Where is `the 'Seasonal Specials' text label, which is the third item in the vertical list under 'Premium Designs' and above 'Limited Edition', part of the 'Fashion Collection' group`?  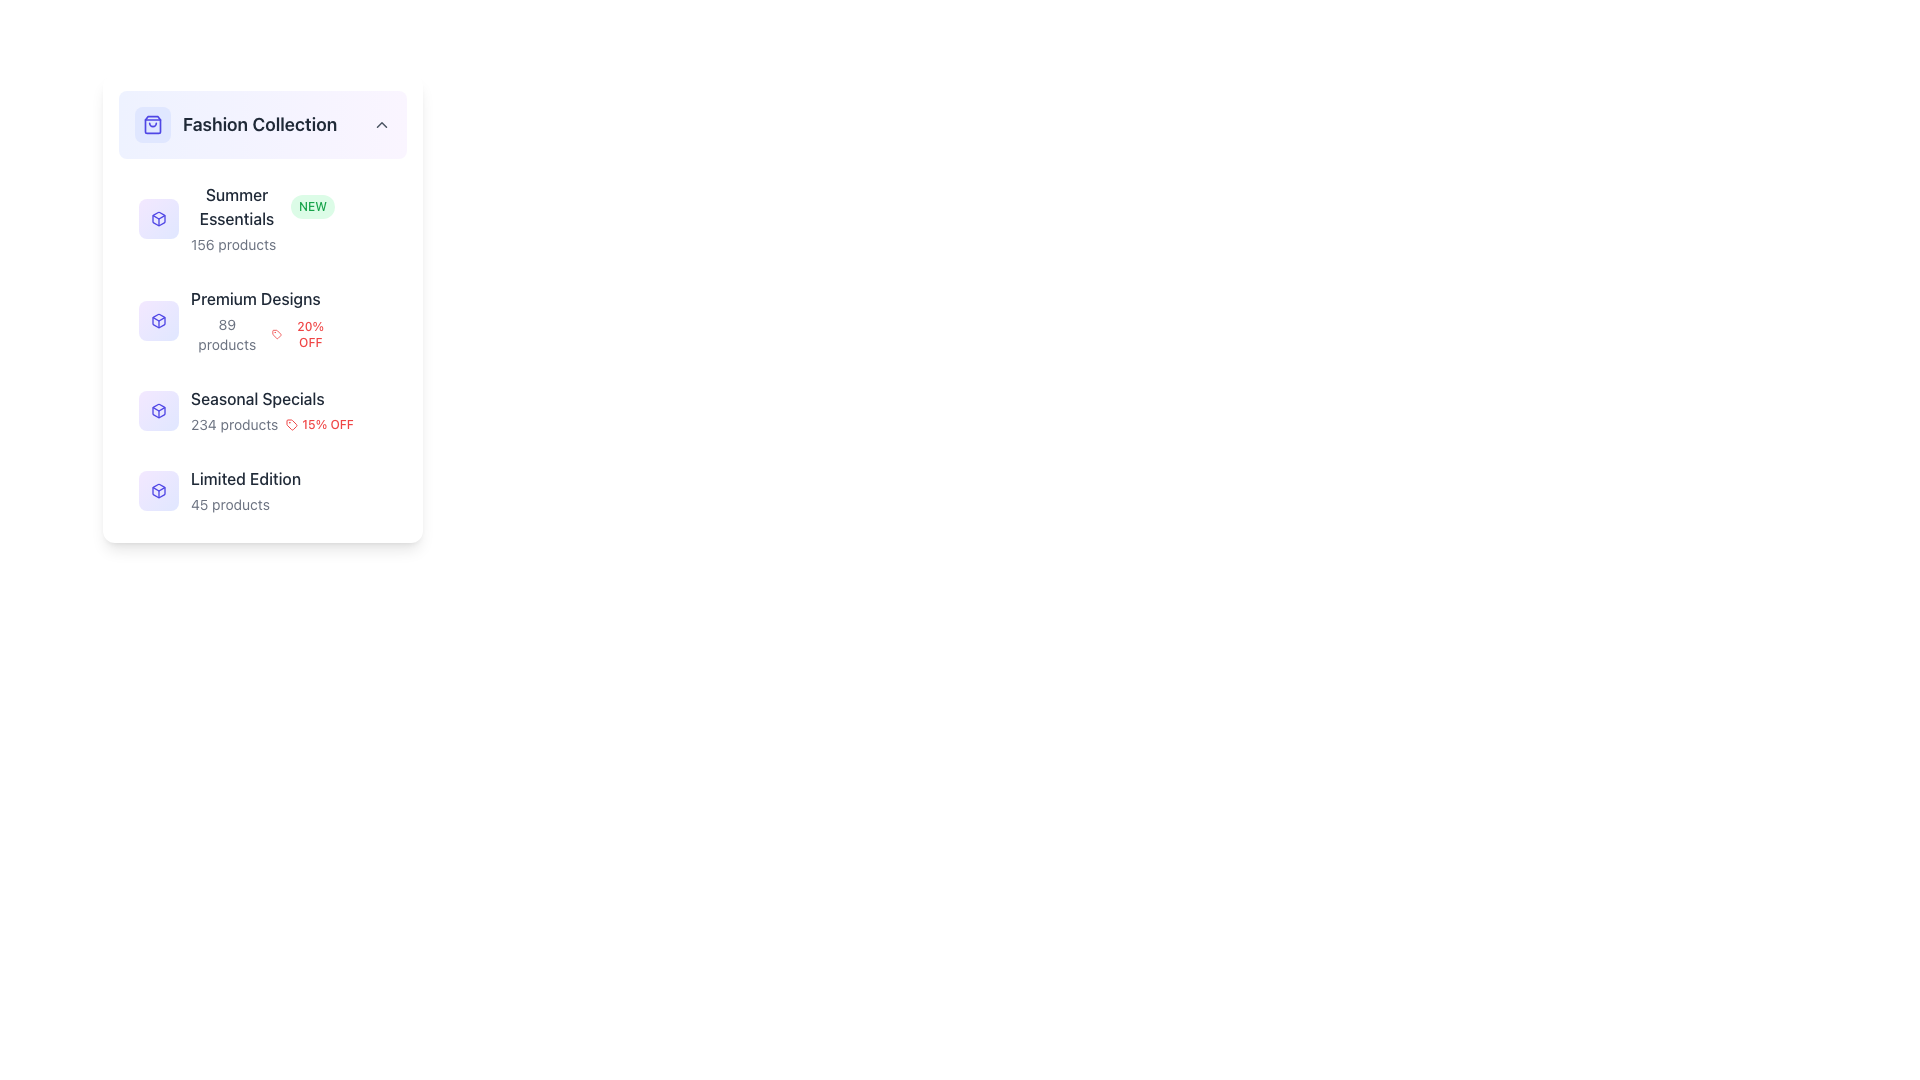
the 'Seasonal Specials' text label, which is the third item in the vertical list under 'Premium Designs' and above 'Limited Edition', part of the 'Fashion Collection' group is located at coordinates (256, 398).